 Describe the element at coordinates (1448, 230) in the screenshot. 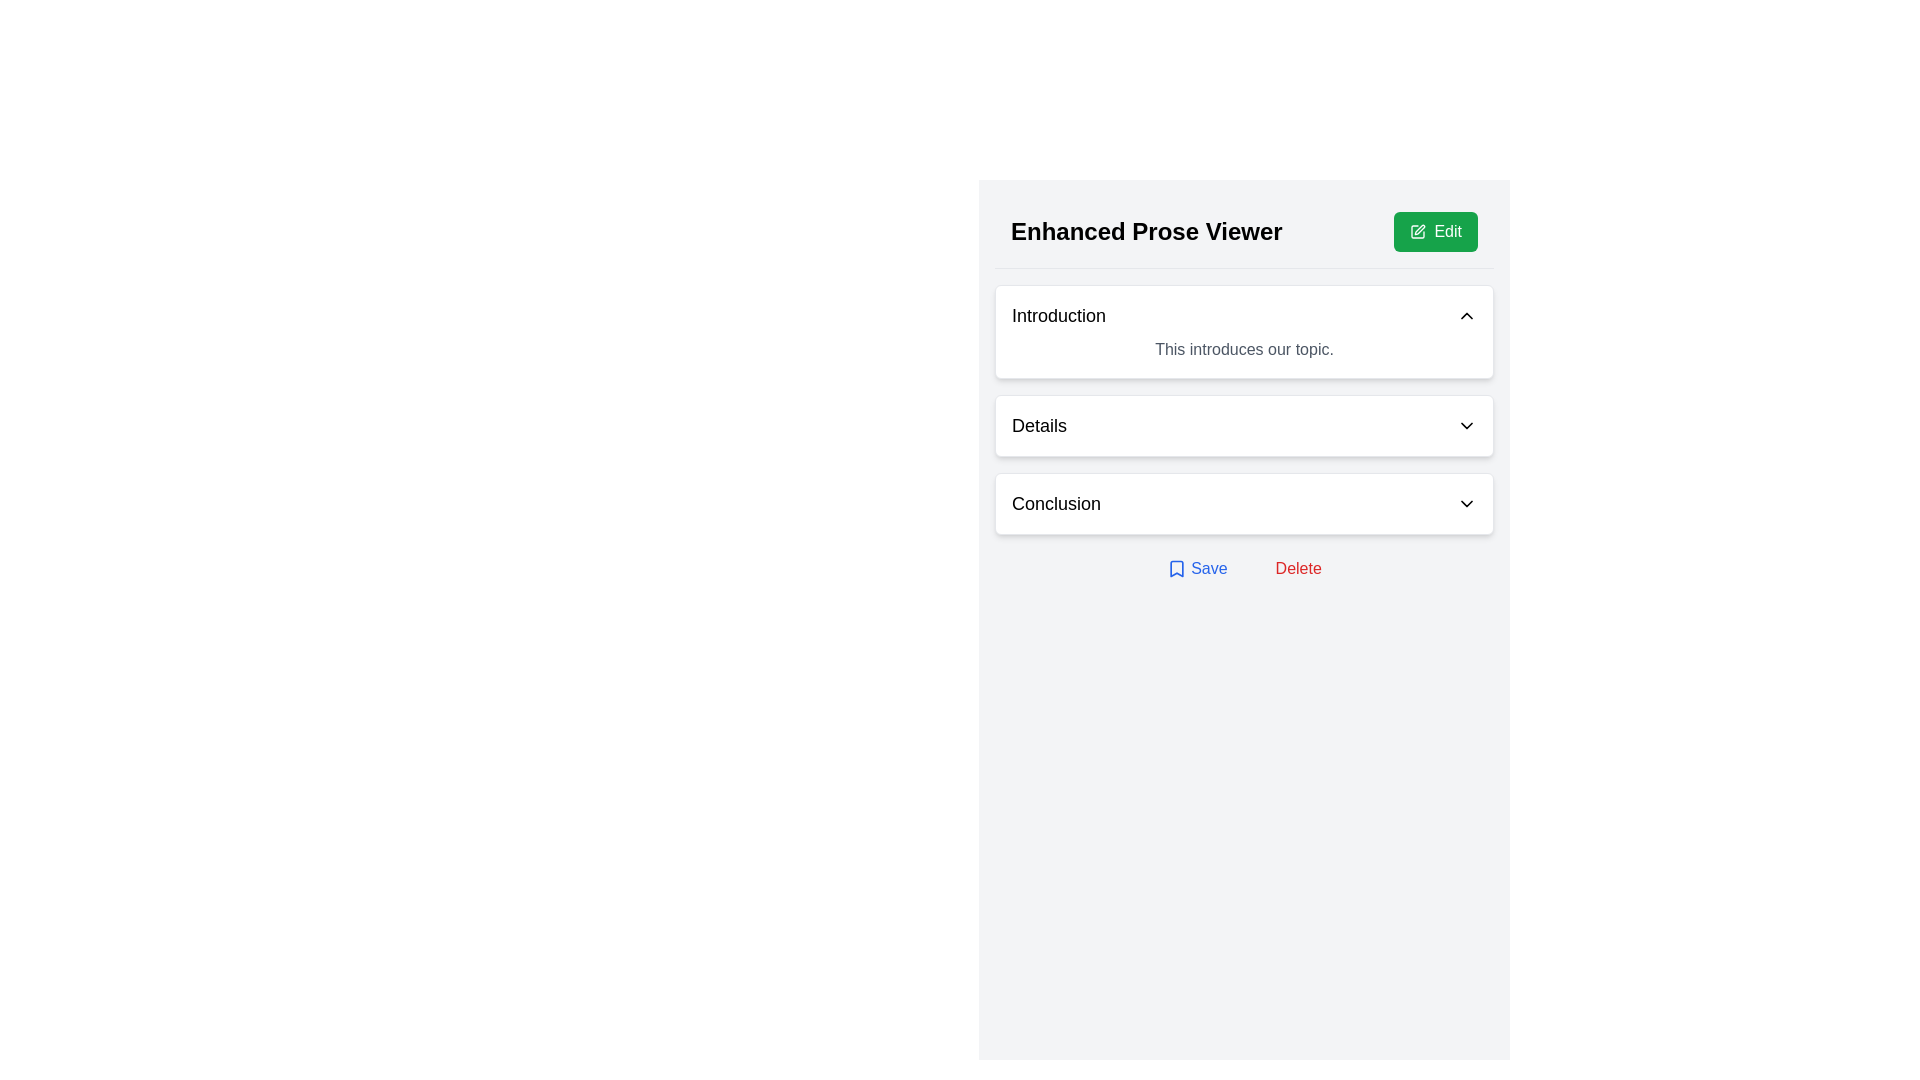

I see `the 'Edit' text label, which is styled in white font on a green background and located near the top-right corner of the main interface panel within a green button` at that location.